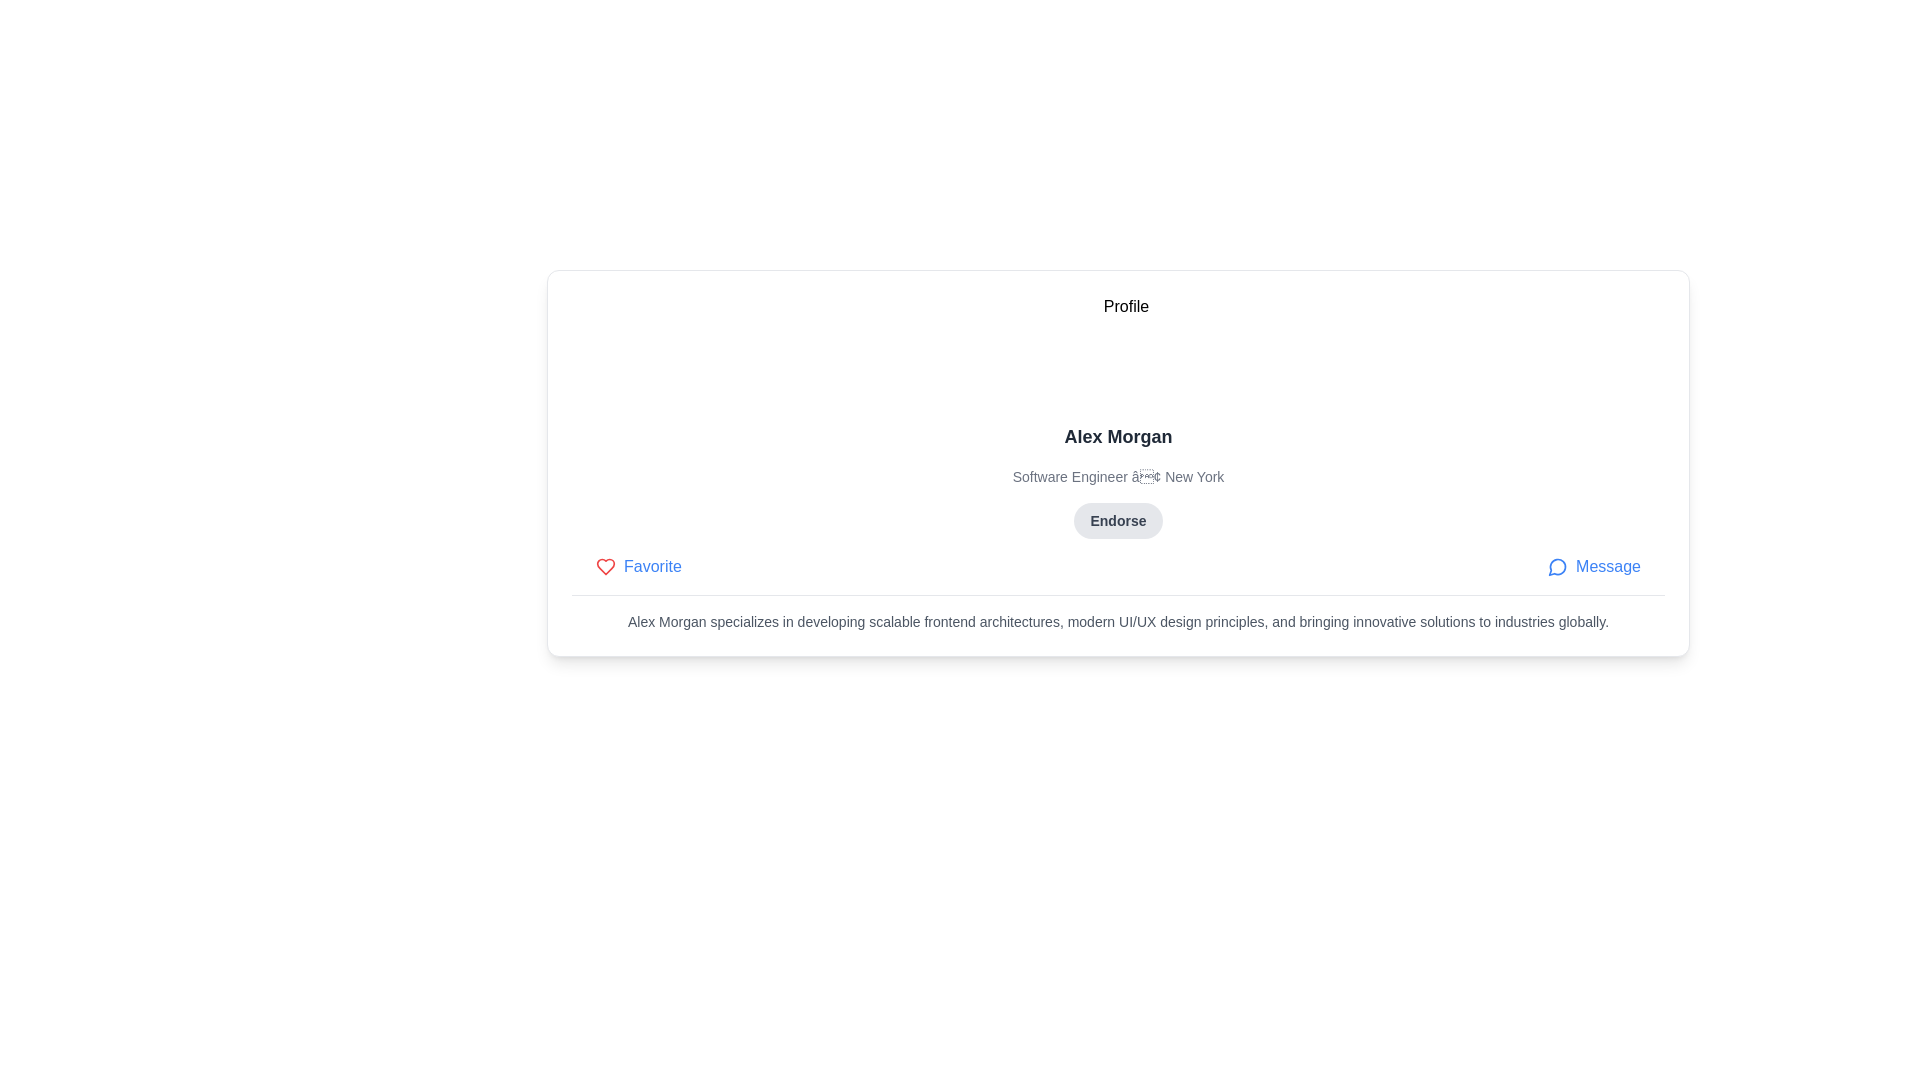  Describe the element at coordinates (604, 567) in the screenshot. I see `the 'favorite' icon located in the lower left portion of the card adjacent to the text 'Favorite' to observe any tooltip or visual changes` at that location.